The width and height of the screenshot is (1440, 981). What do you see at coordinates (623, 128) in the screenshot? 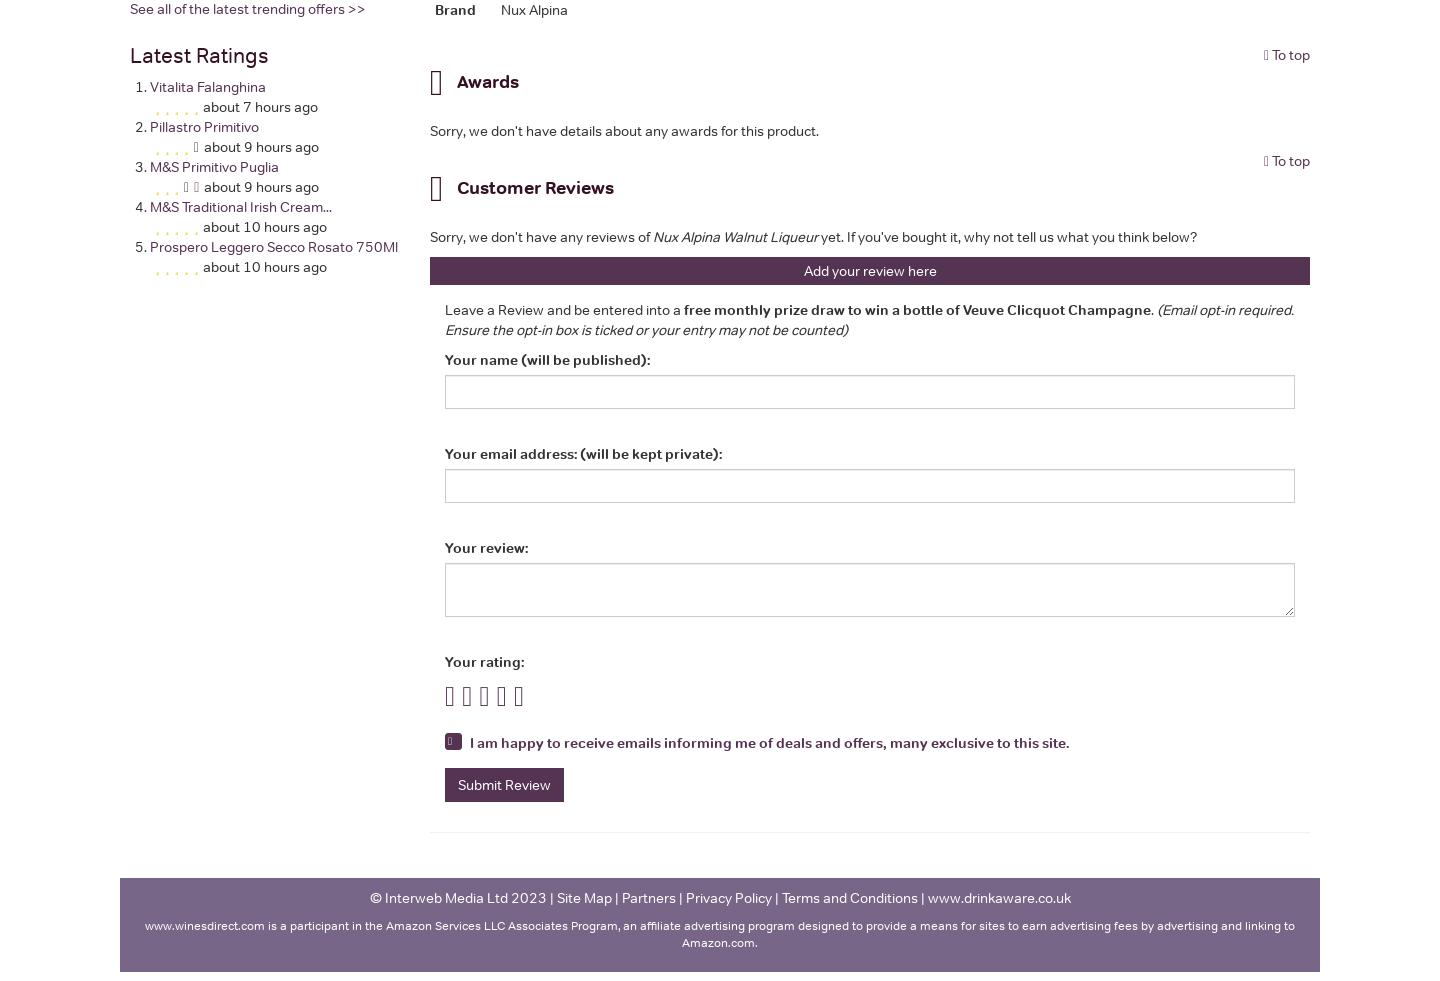
I see `'Sorry, we don't have details about any awards for this product.'` at bounding box center [623, 128].